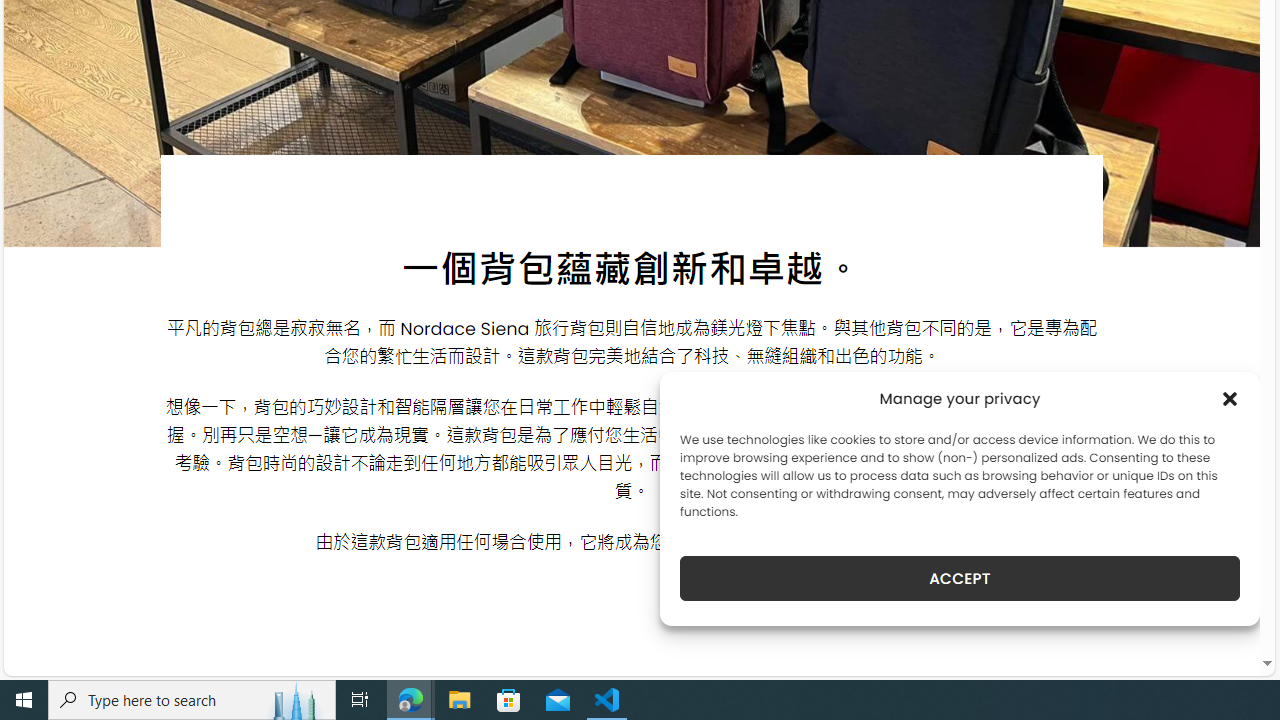 The width and height of the screenshot is (1280, 720). Describe the element at coordinates (410, 698) in the screenshot. I see `'Microsoft Edge - 2 running windows'` at that location.